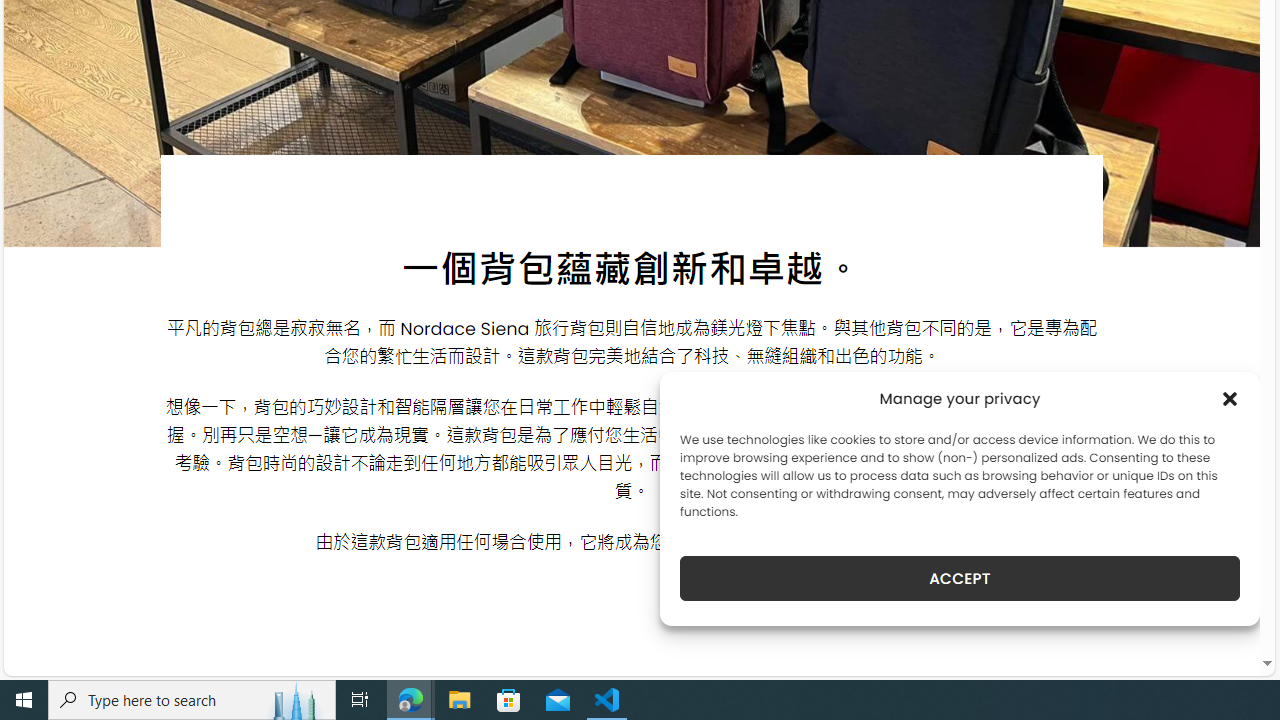 The width and height of the screenshot is (1280, 720). Describe the element at coordinates (410, 698) in the screenshot. I see `'Microsoft Edge - 2 running windows'` at that location.